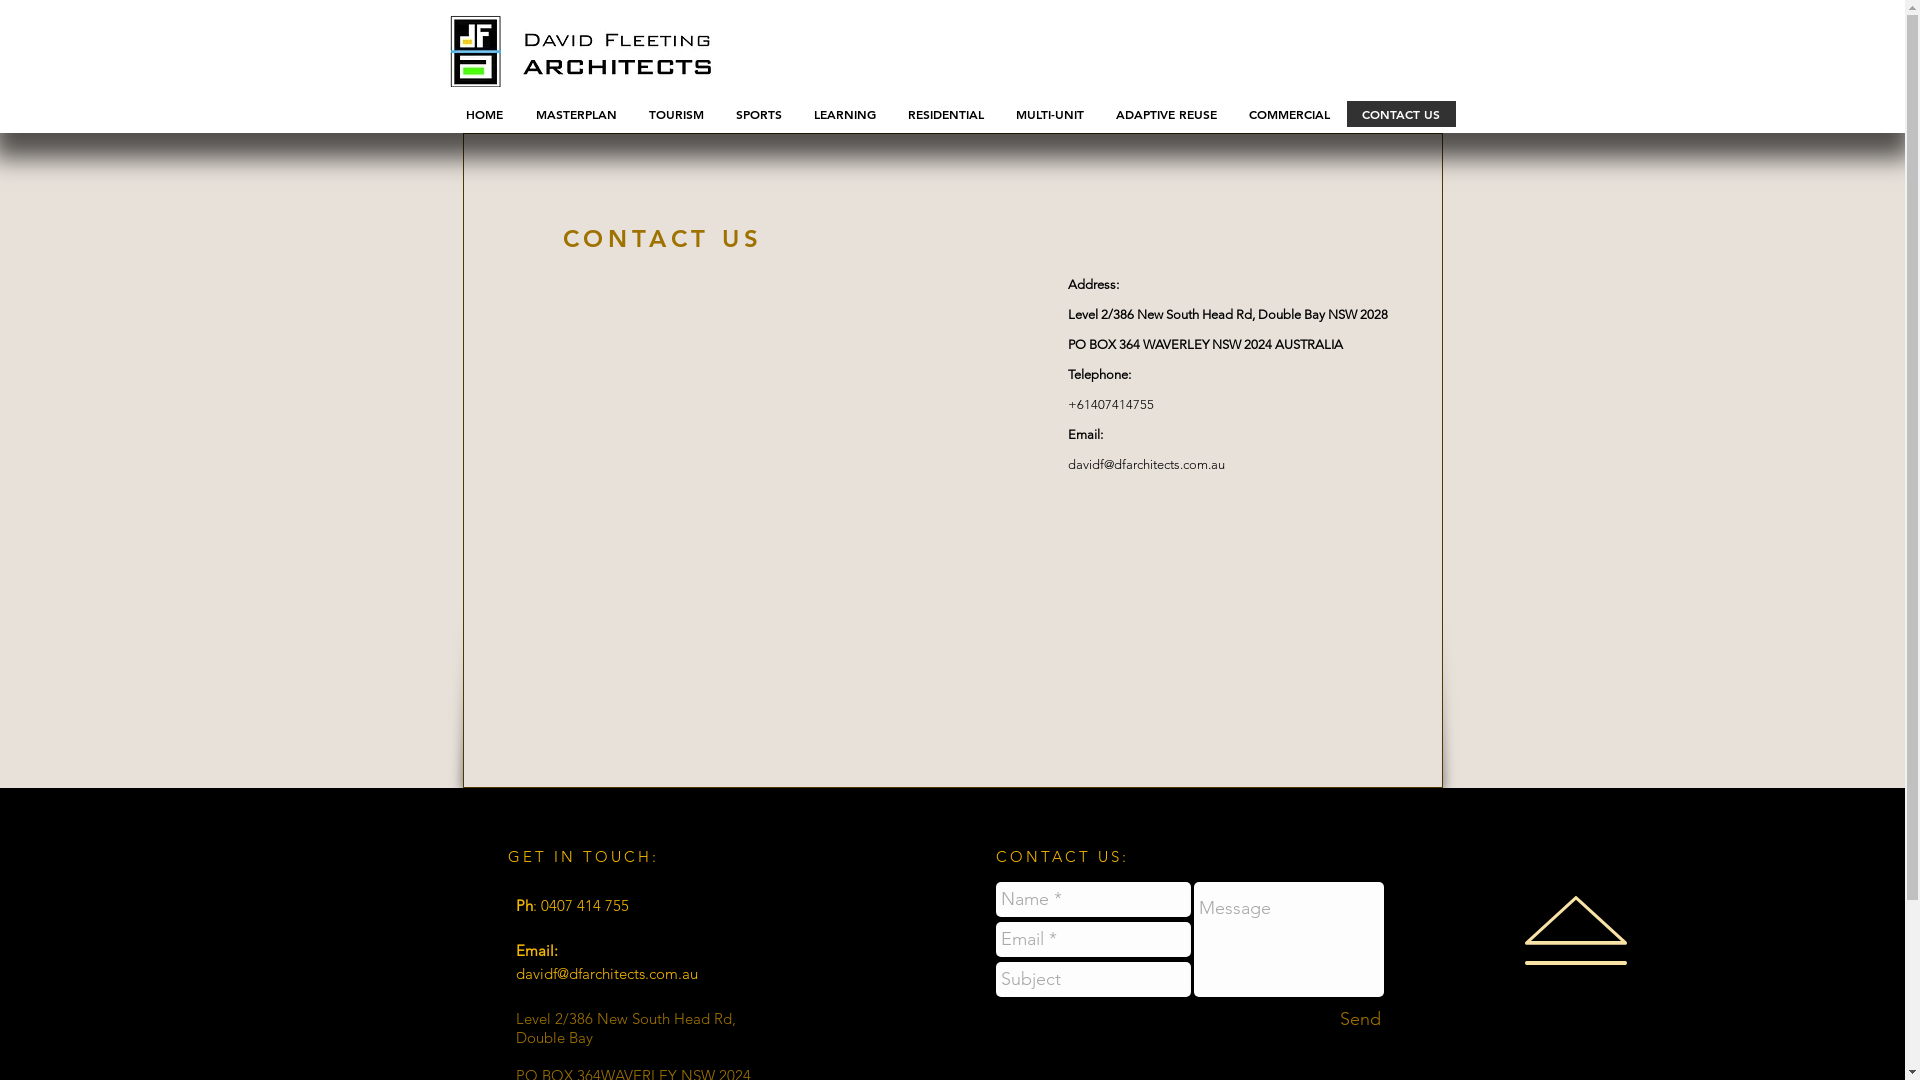 This screenshot has height=1080, width=1920. What do you see at coordinates (1359, 1019) in the screenshot?
I see `'Send'` at bounding box center [1359, 1019].